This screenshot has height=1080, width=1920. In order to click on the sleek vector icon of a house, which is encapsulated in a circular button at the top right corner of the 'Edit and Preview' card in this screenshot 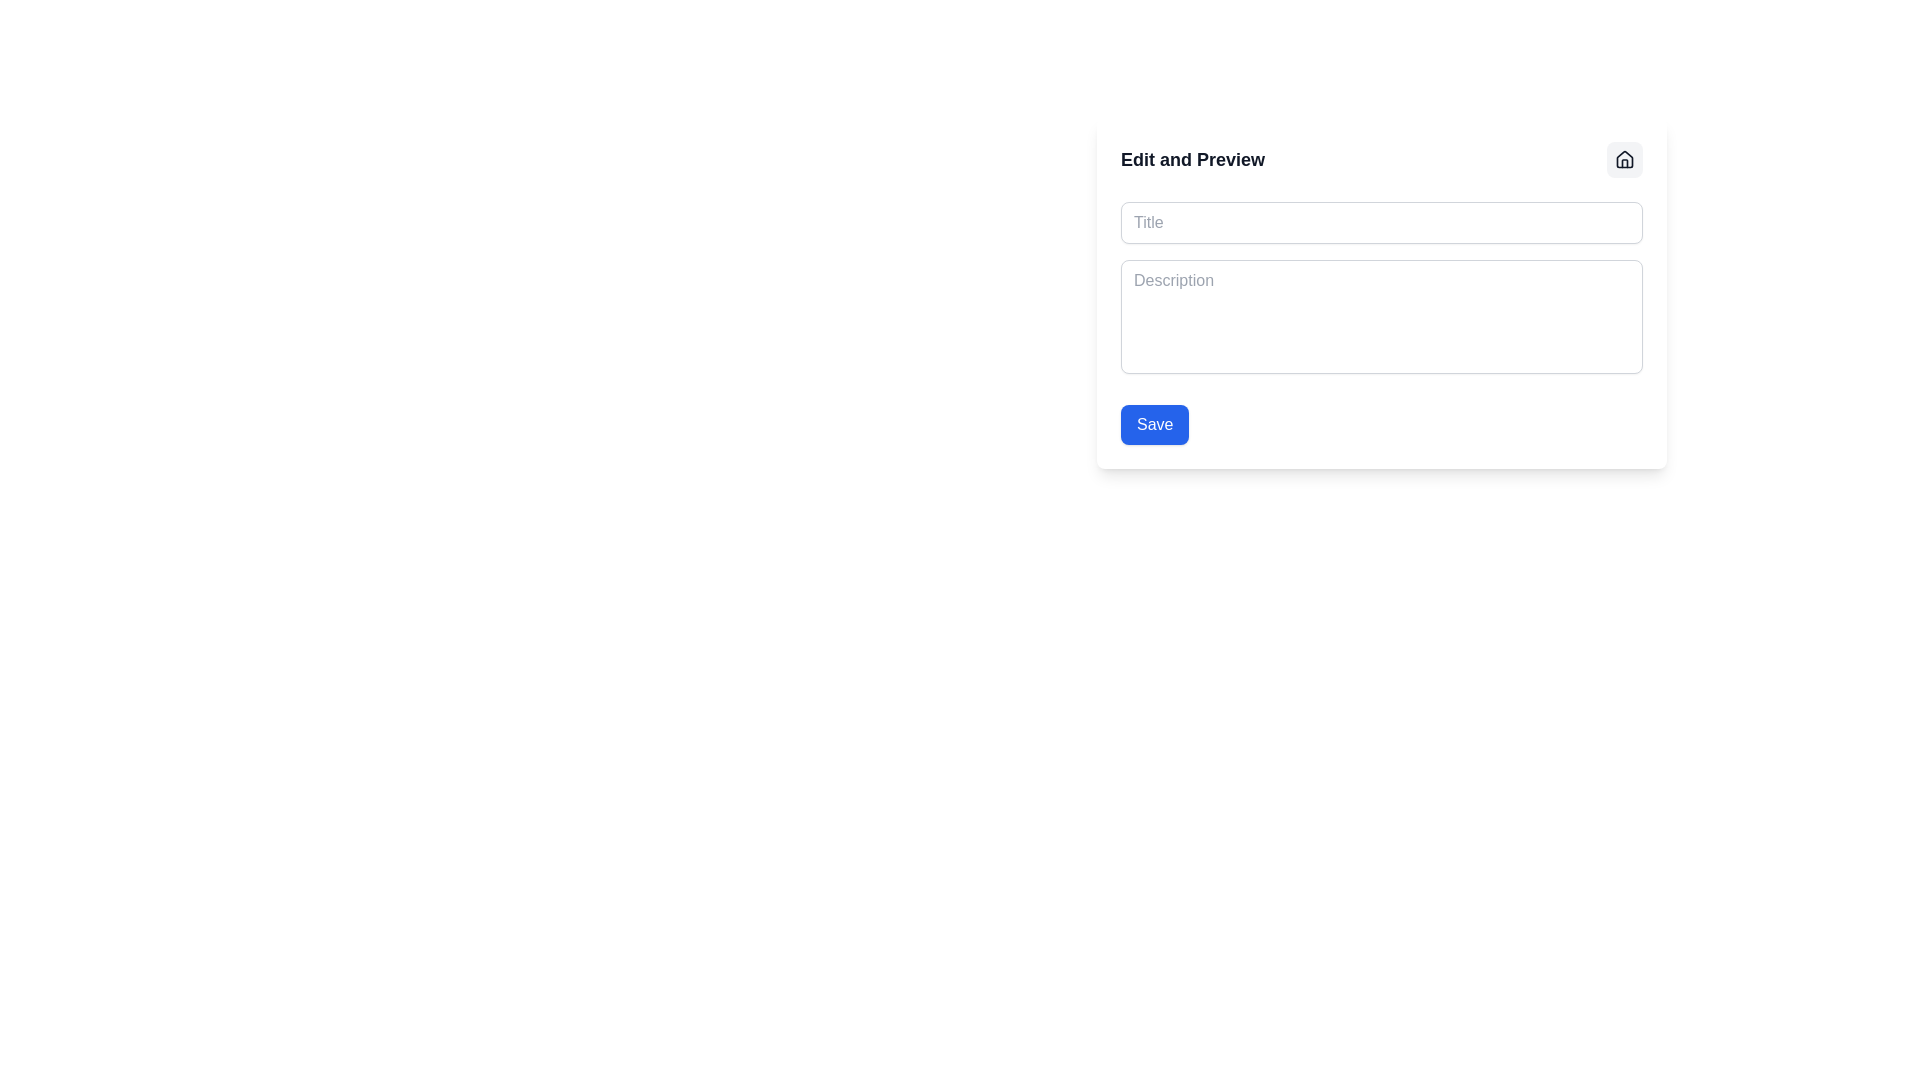, I will do `click(1625, 158)`.